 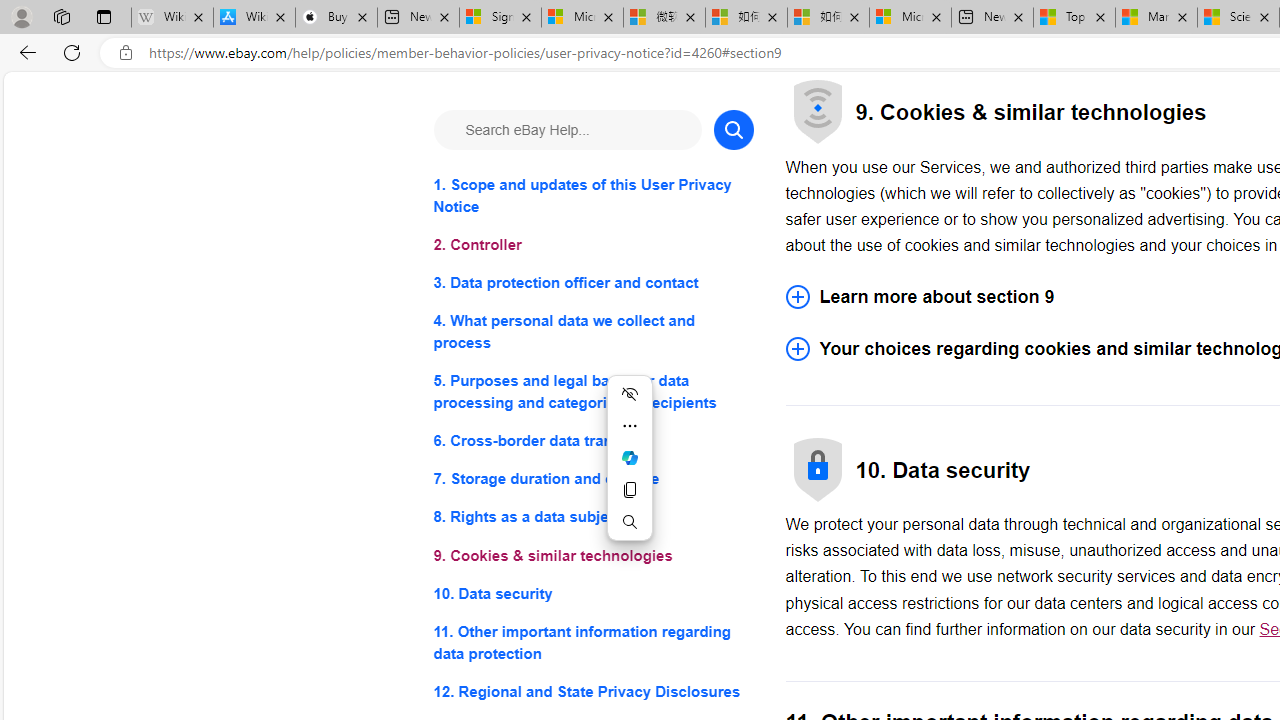 I want to click on 'Search eBay Help...', so click(x=566, y=129).